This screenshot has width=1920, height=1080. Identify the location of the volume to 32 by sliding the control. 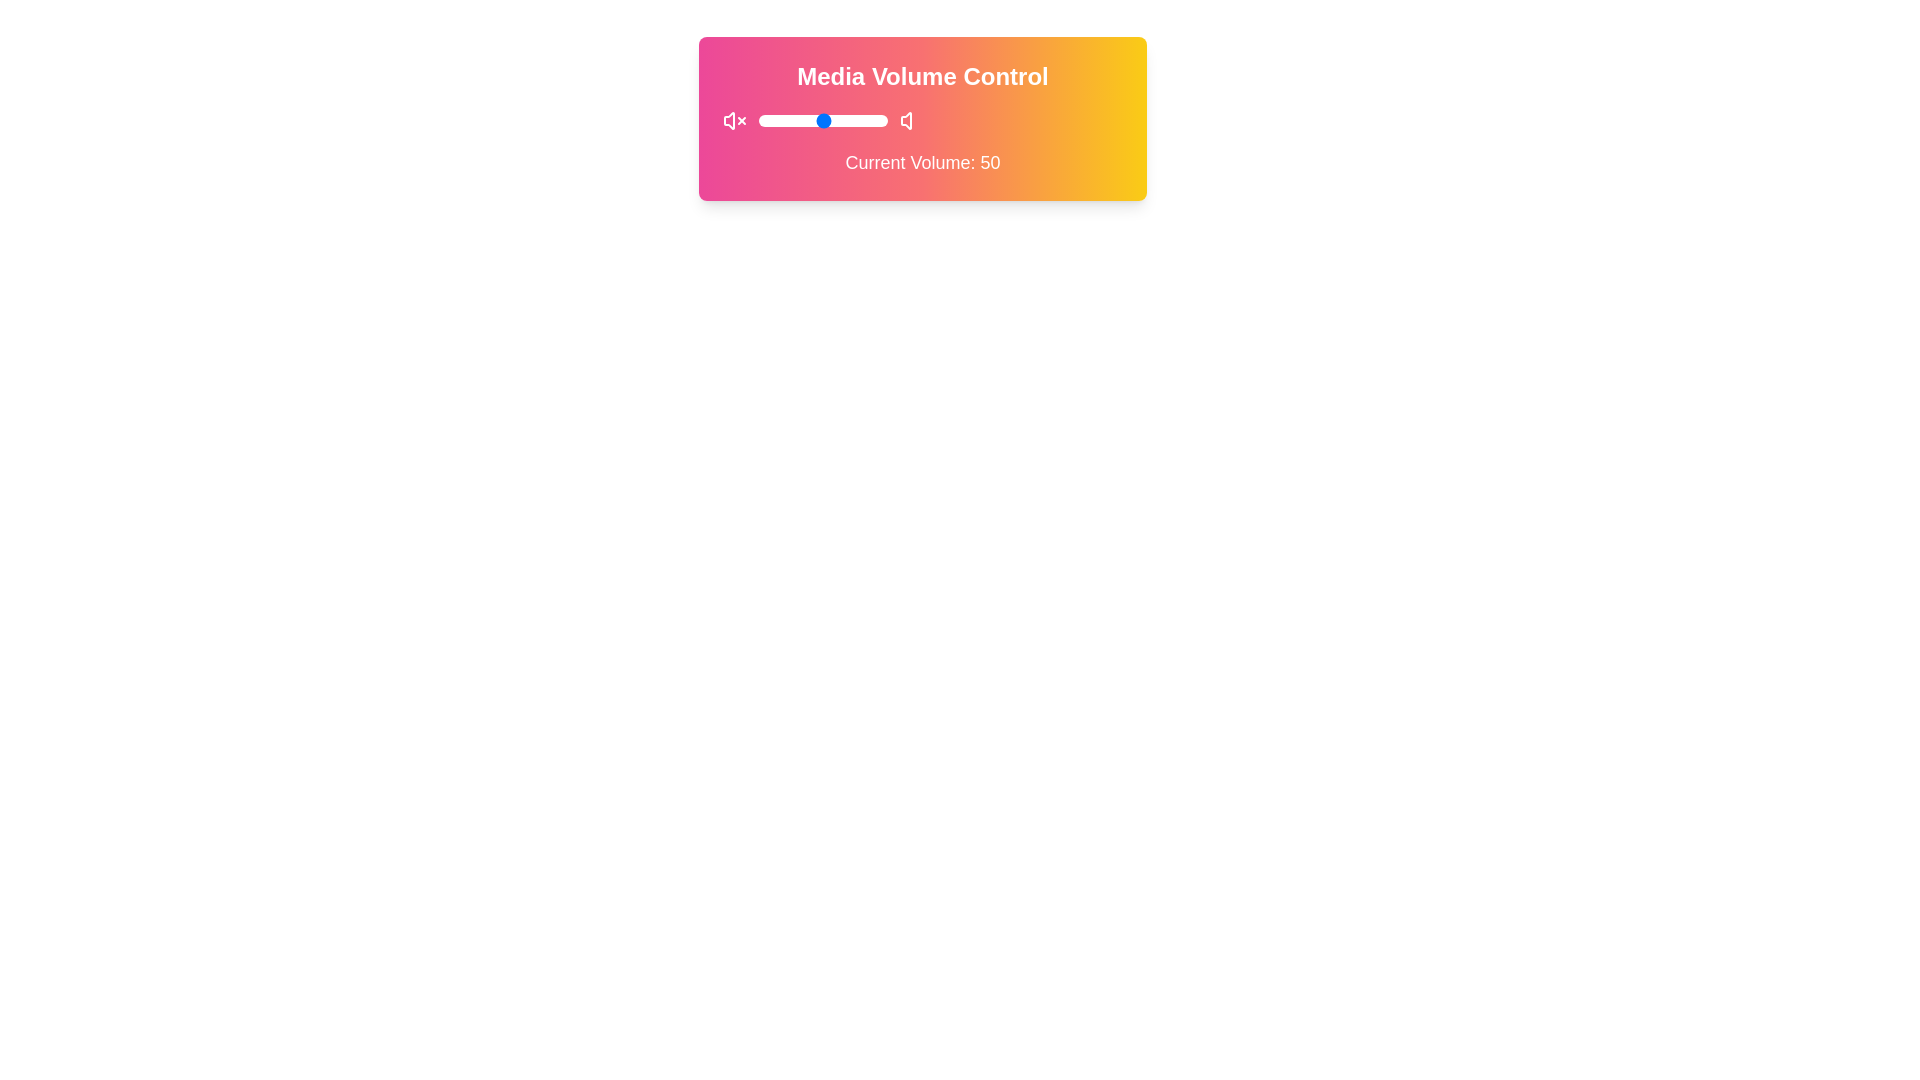
(800, 120).